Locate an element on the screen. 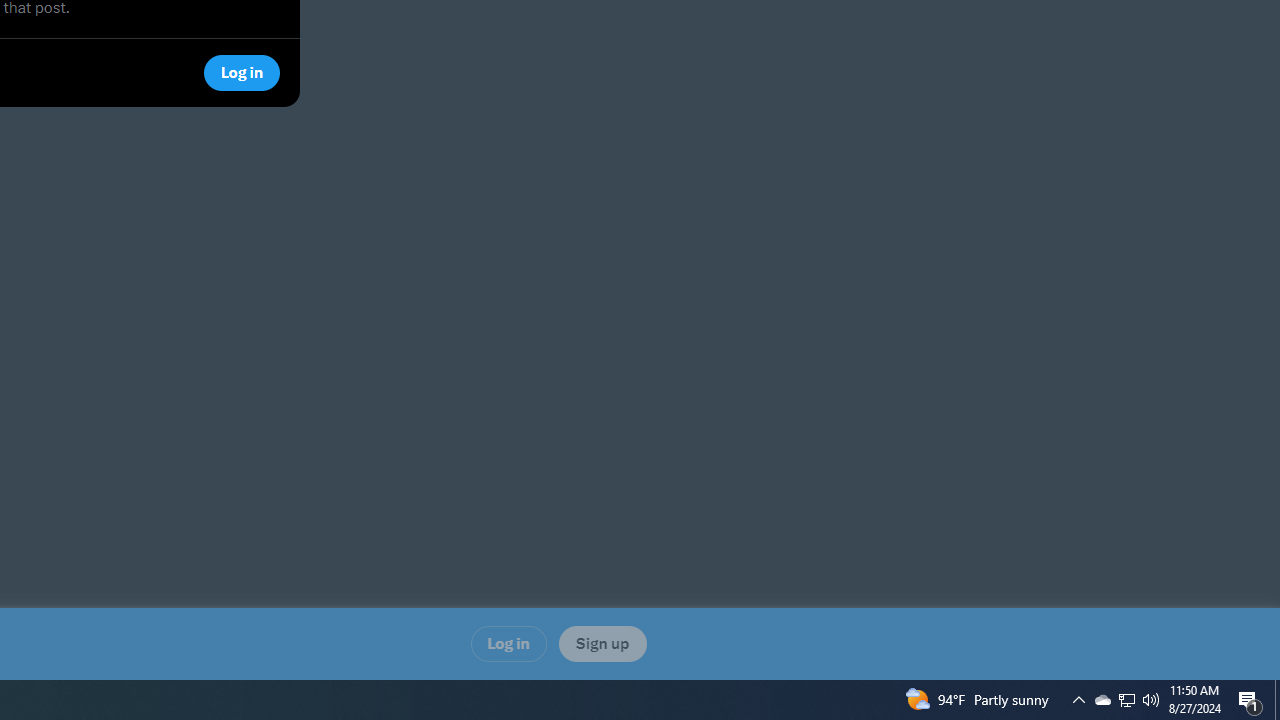 Image resolution: width=1280 pixels, height=720 pixels. 'Log in' is located at coordinates (508, 643).